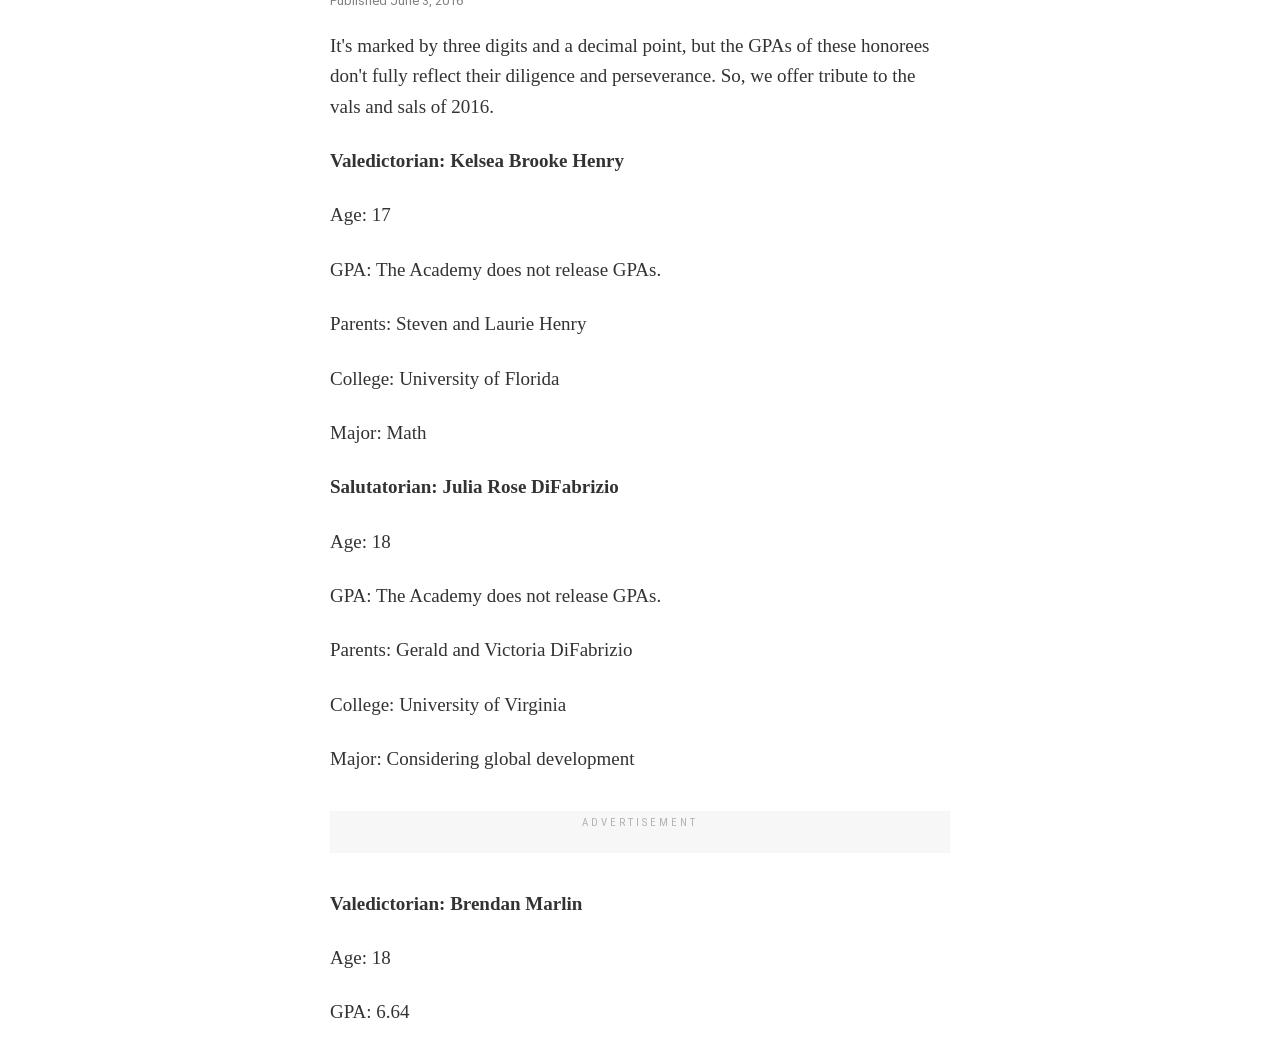 The image size is (1280, 1055). Describe the element at coordinates (70, 482) in the screenshot. I see `'MORE FOR YOU'` at that location.